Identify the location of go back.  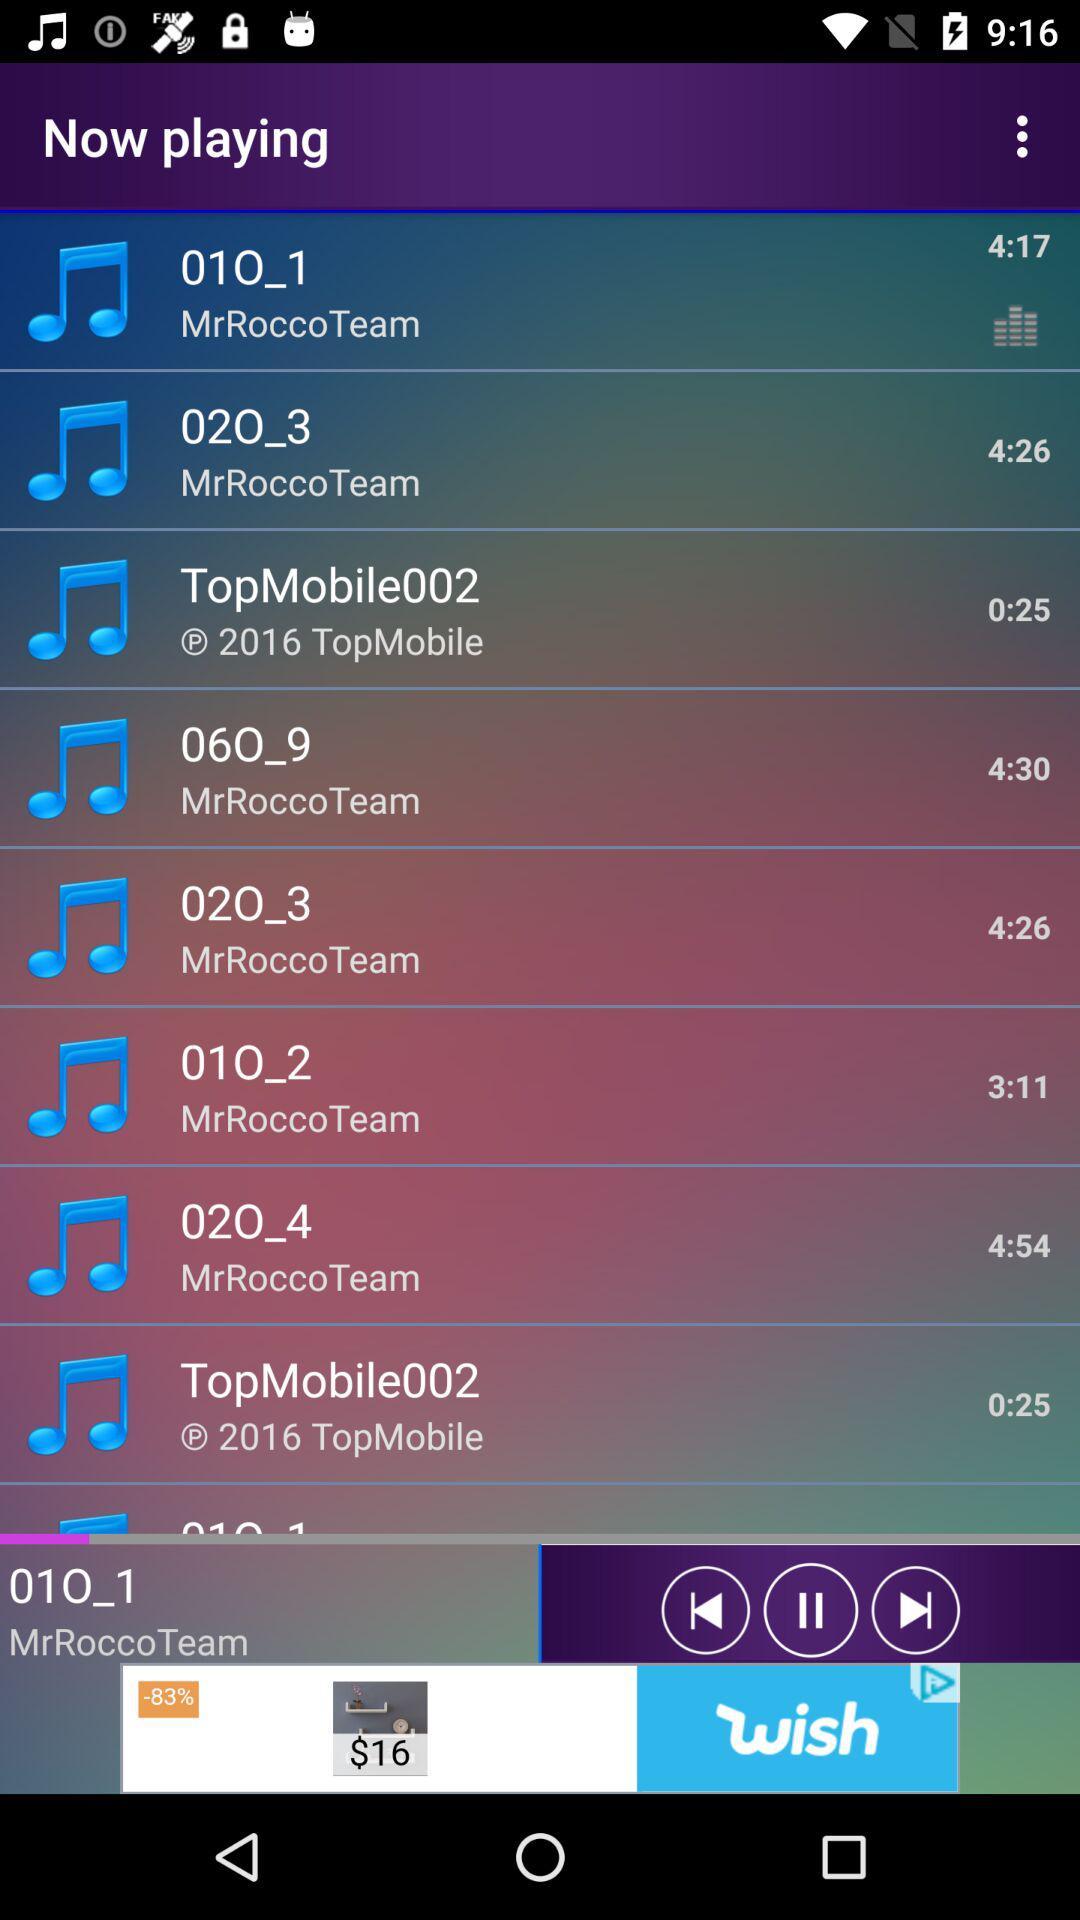
(915, 1610).